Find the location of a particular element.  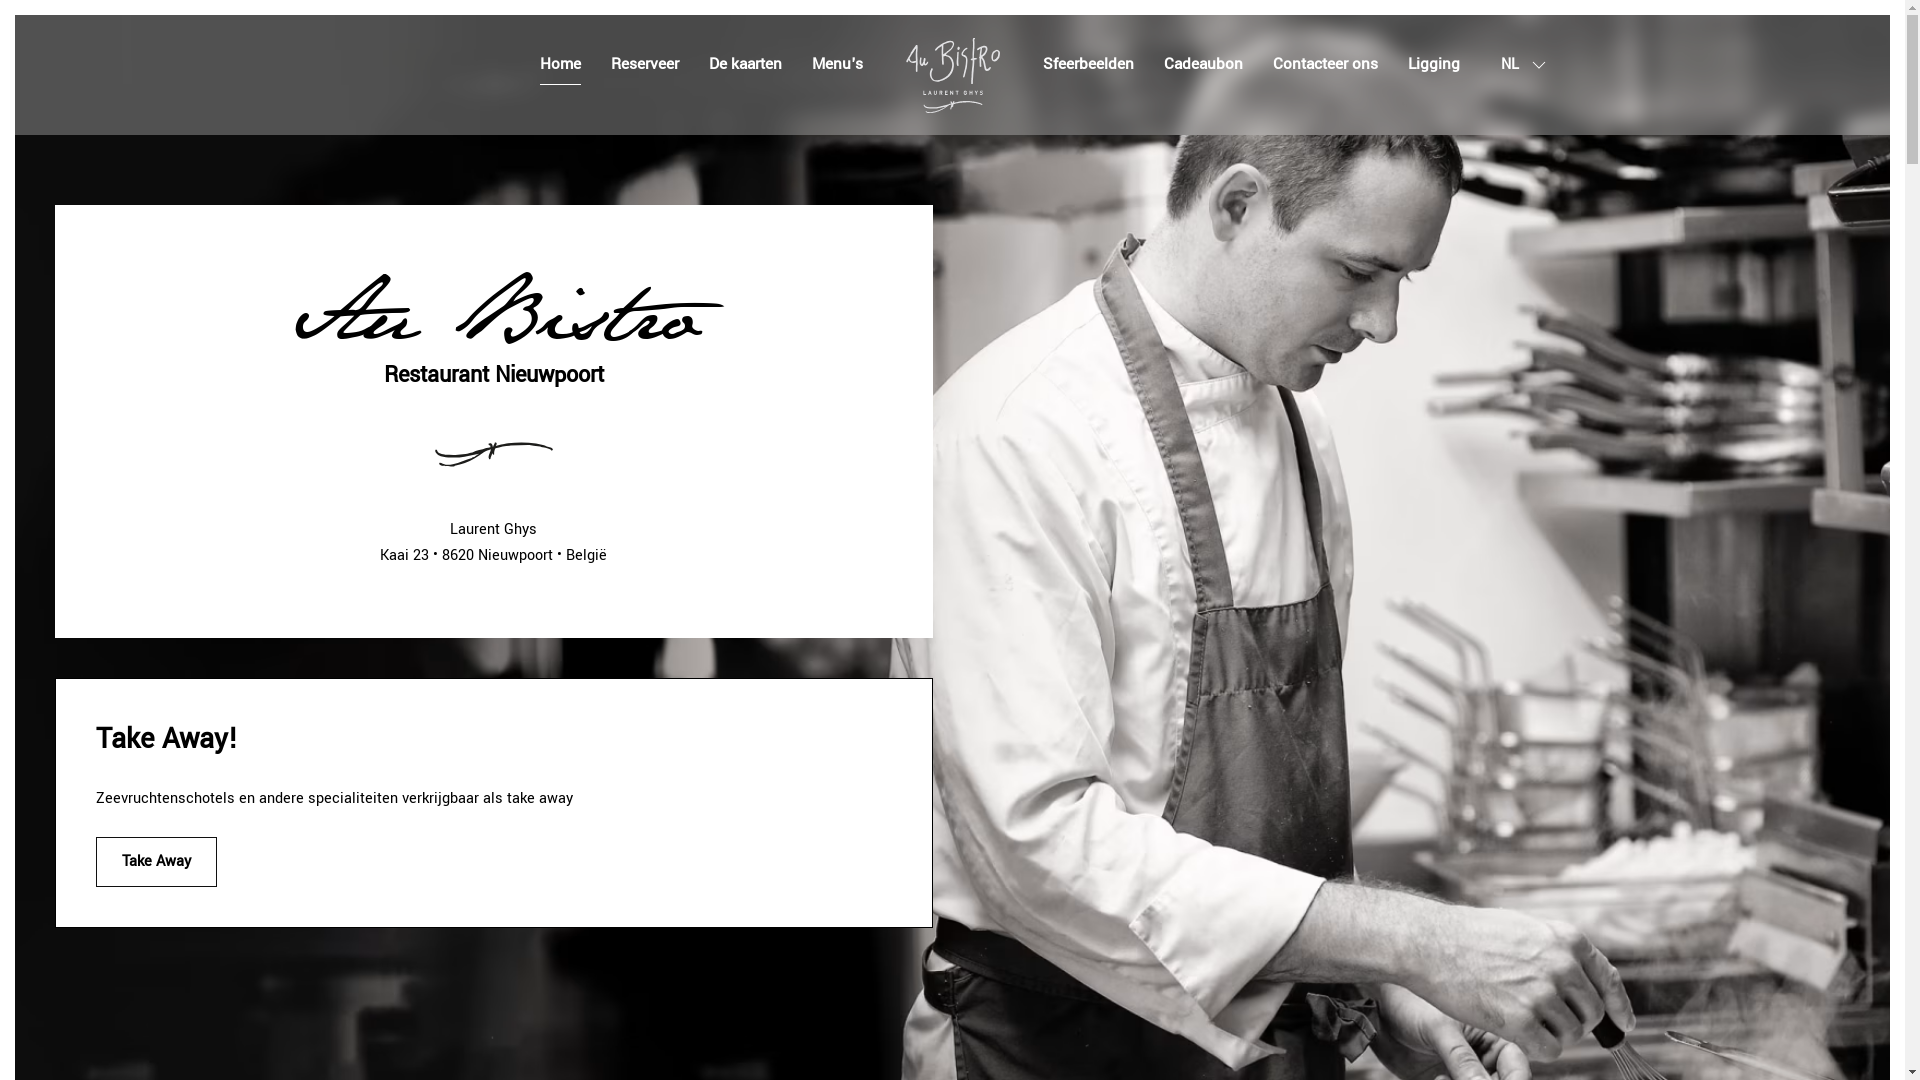

'Ligging' is located at coordinates (1433, 64).